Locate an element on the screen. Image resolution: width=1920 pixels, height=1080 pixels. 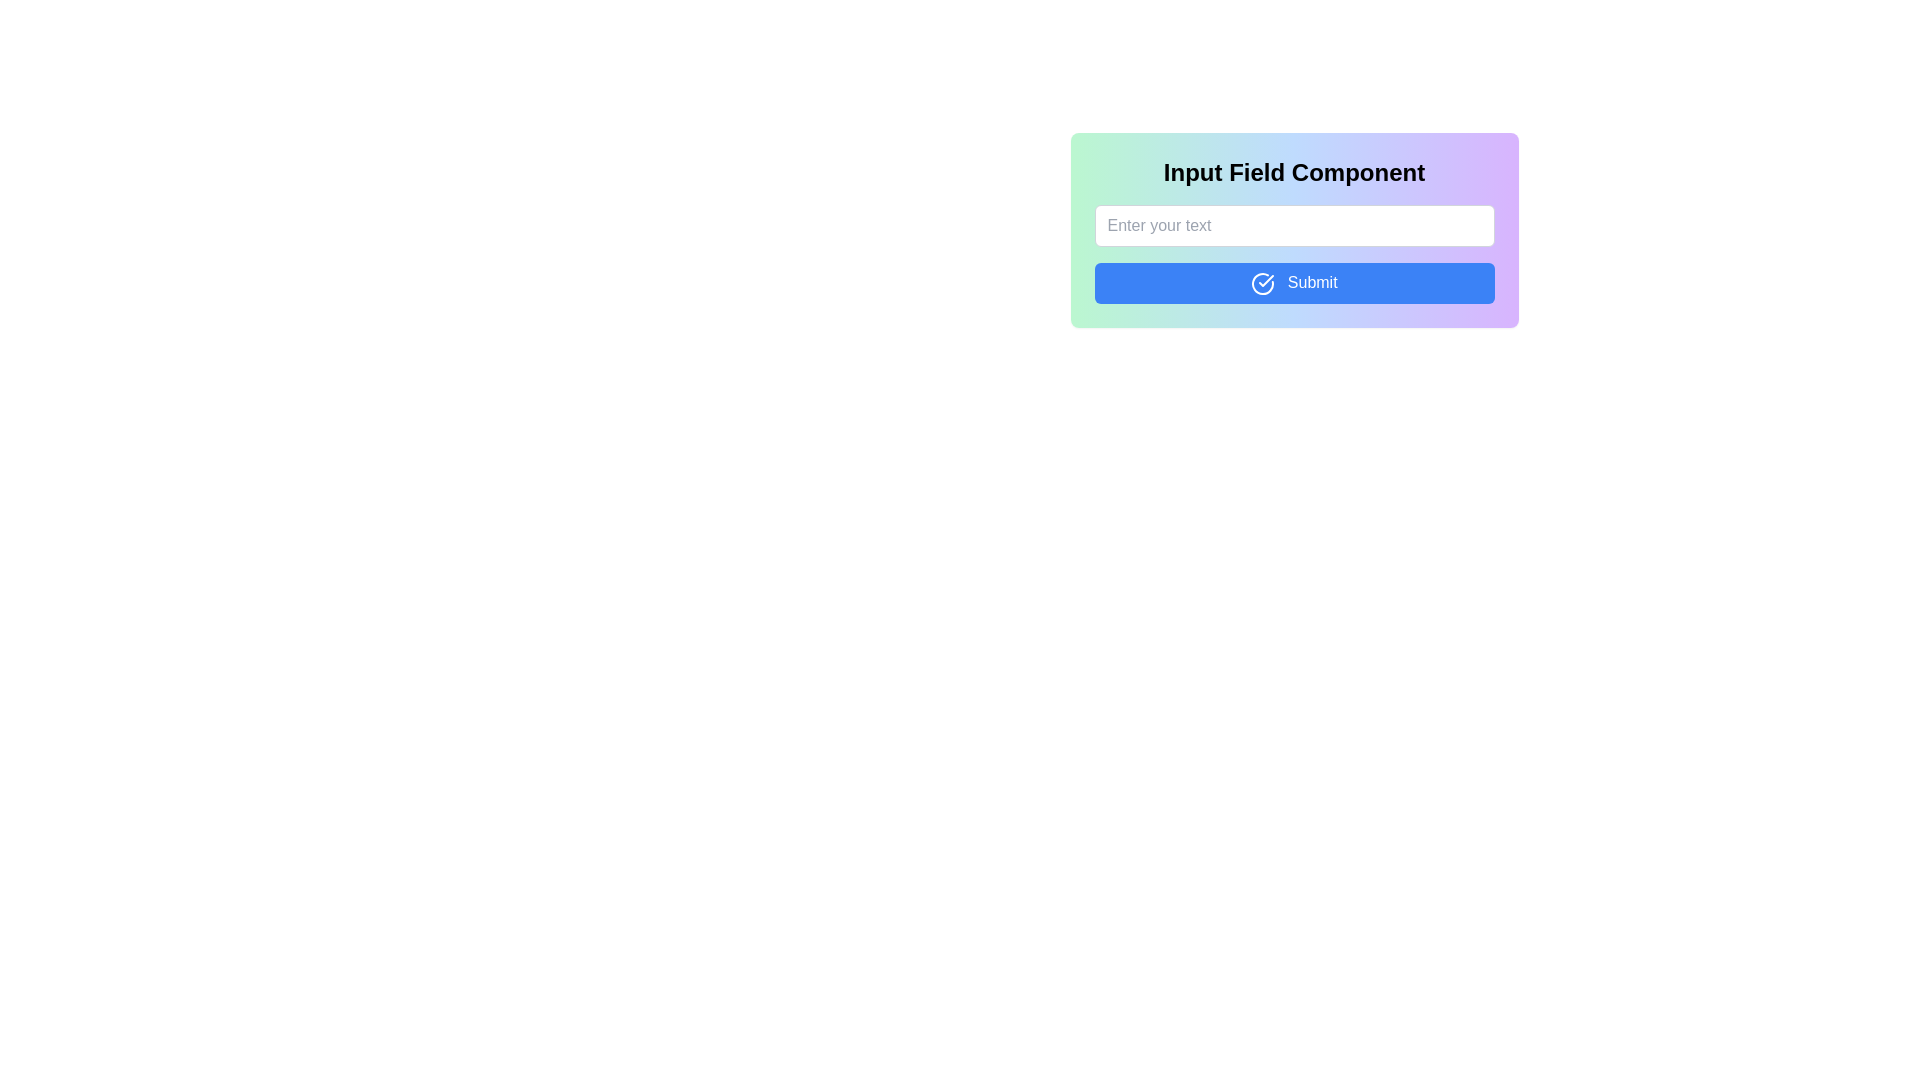
the 'Submit' button in the 'Input Field Component' composite form is located at coordinates (1294, 312).